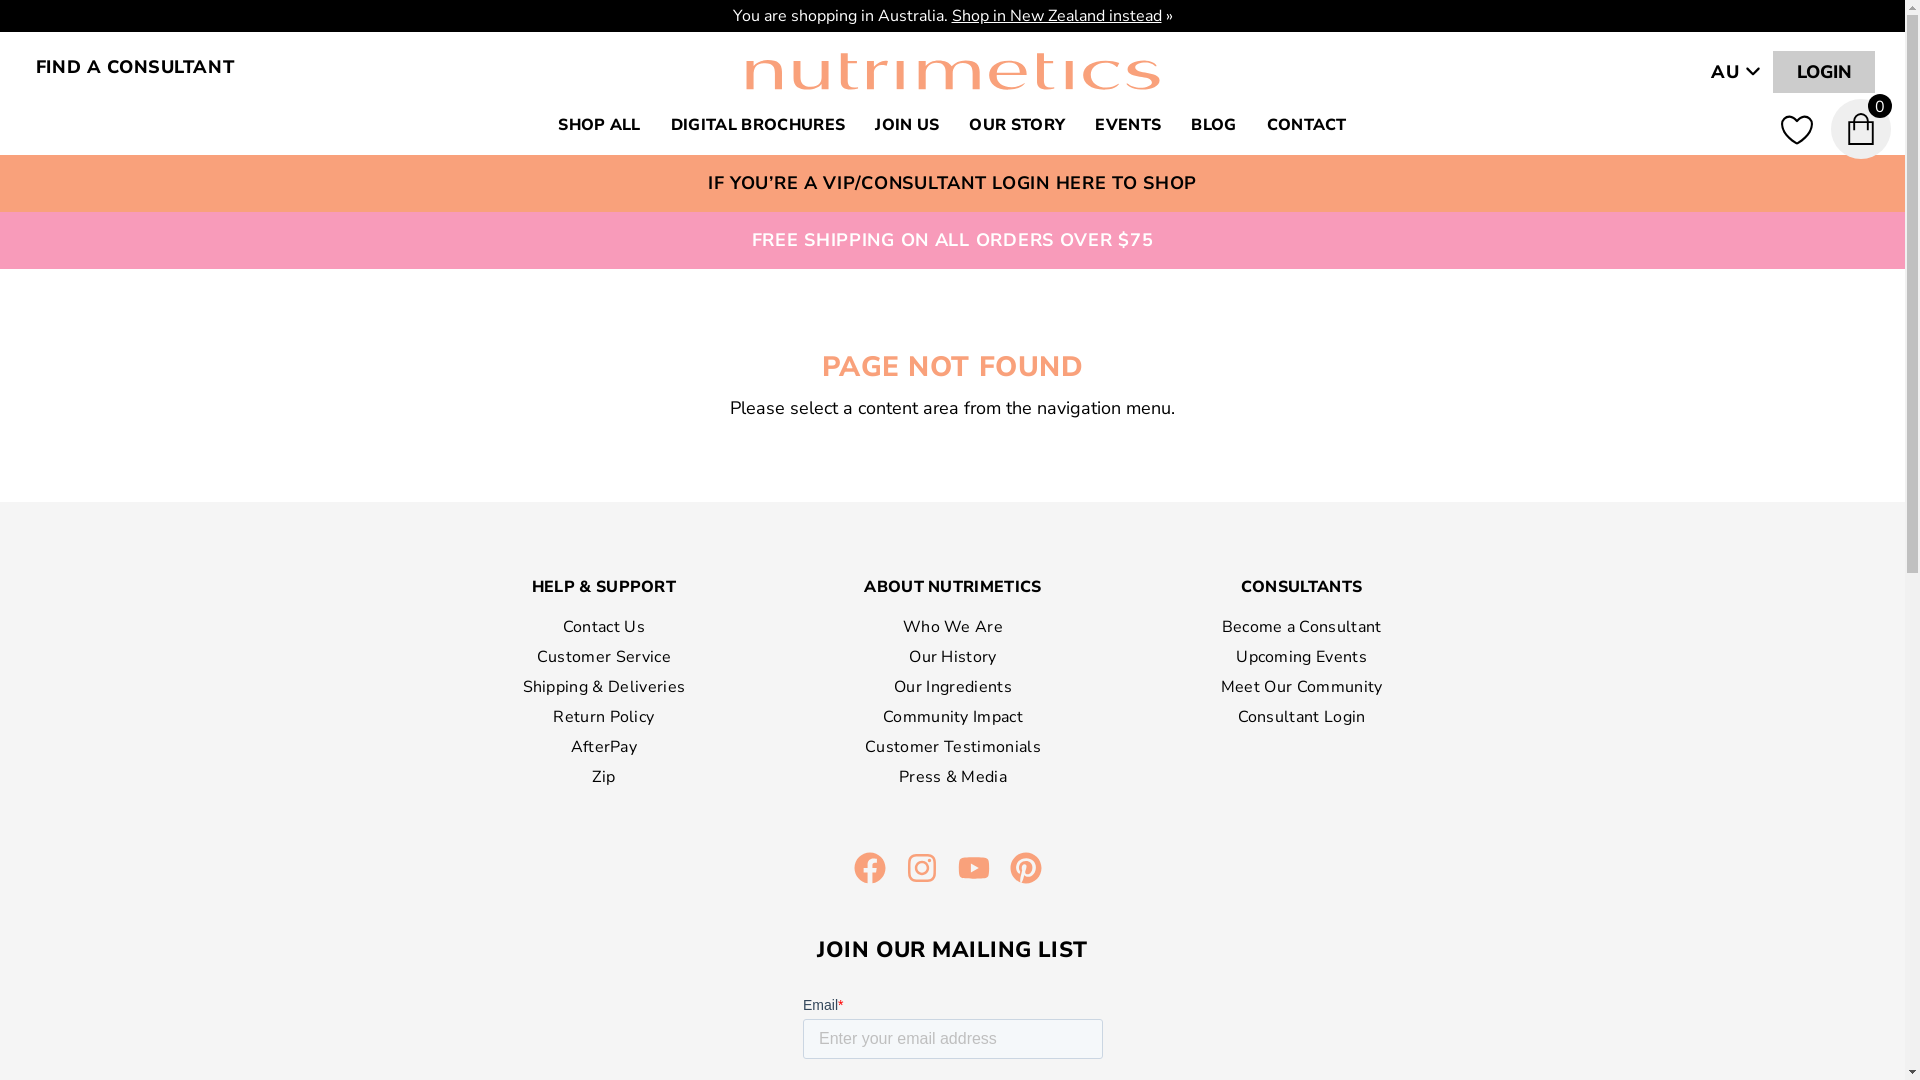  I want to click on 'Press & Media', so click(951, 775).